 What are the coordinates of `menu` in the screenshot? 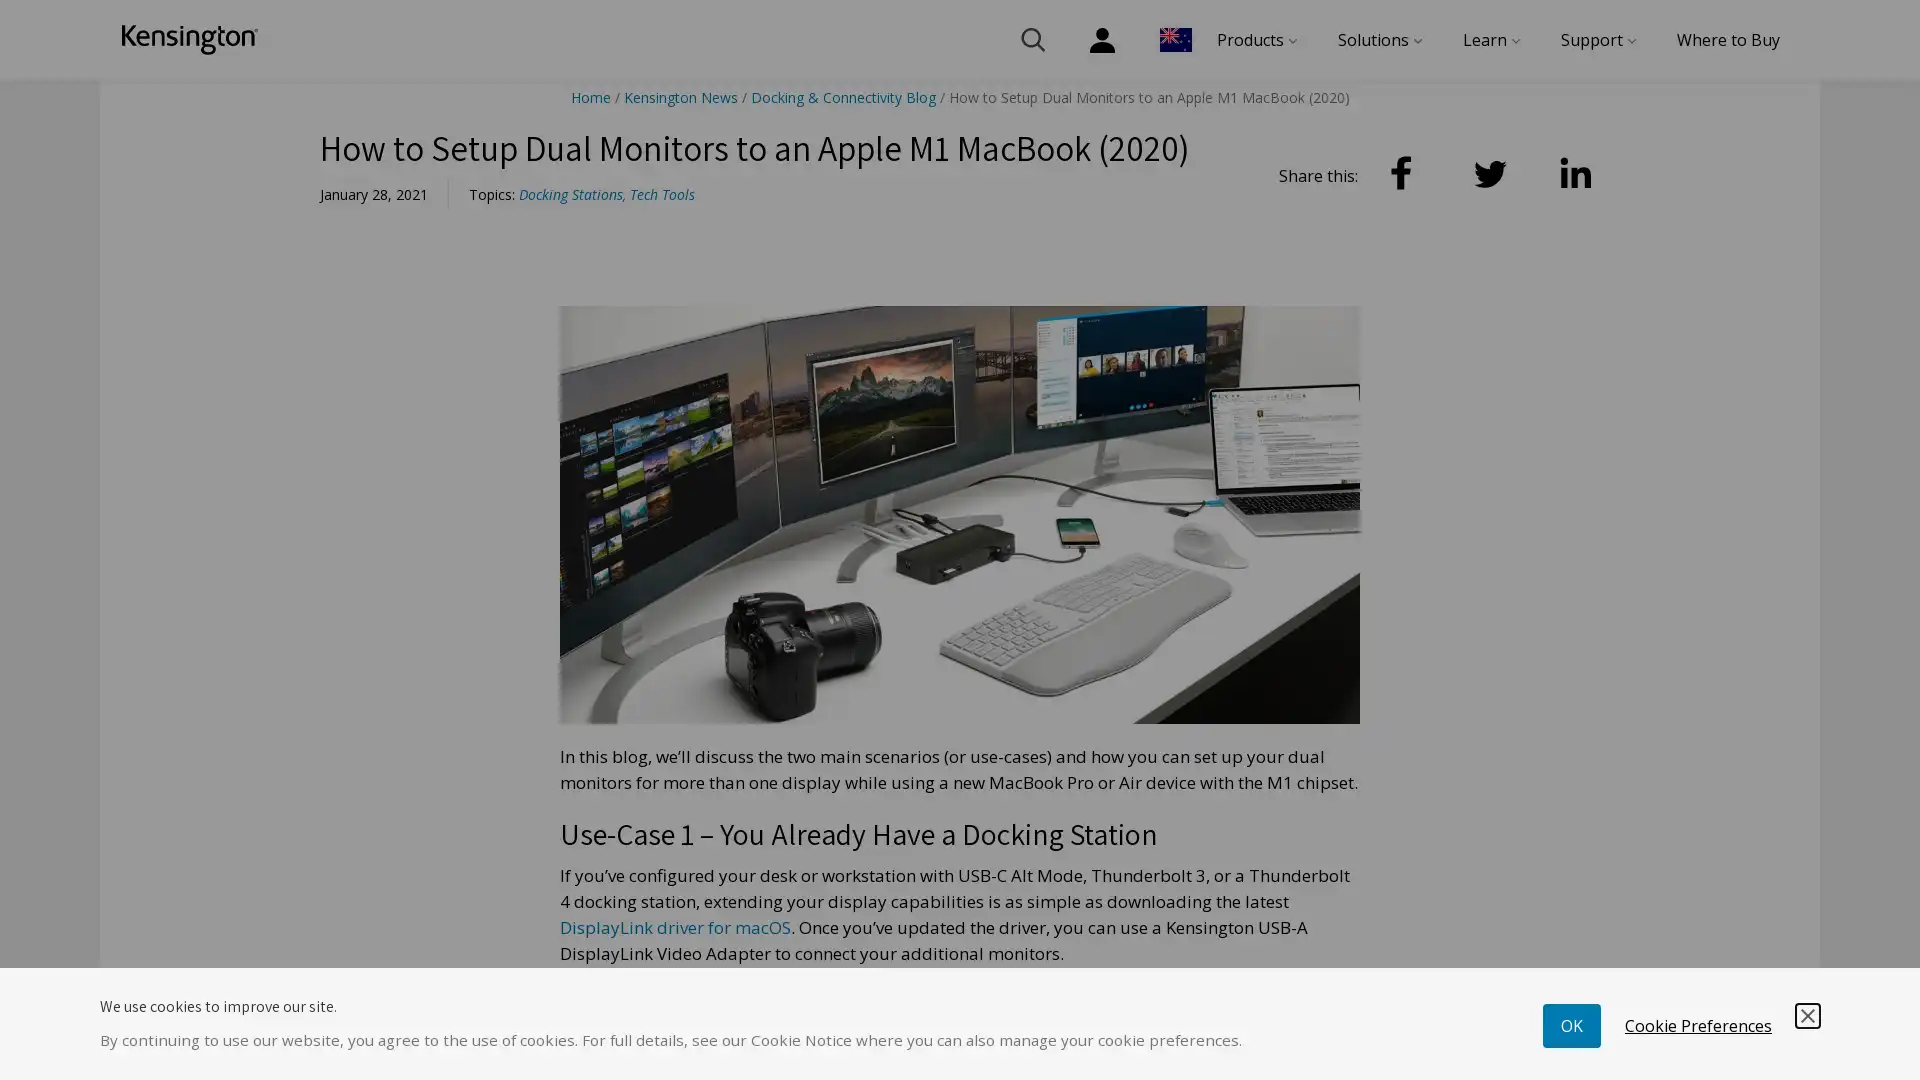 It's located at (1417, 39).